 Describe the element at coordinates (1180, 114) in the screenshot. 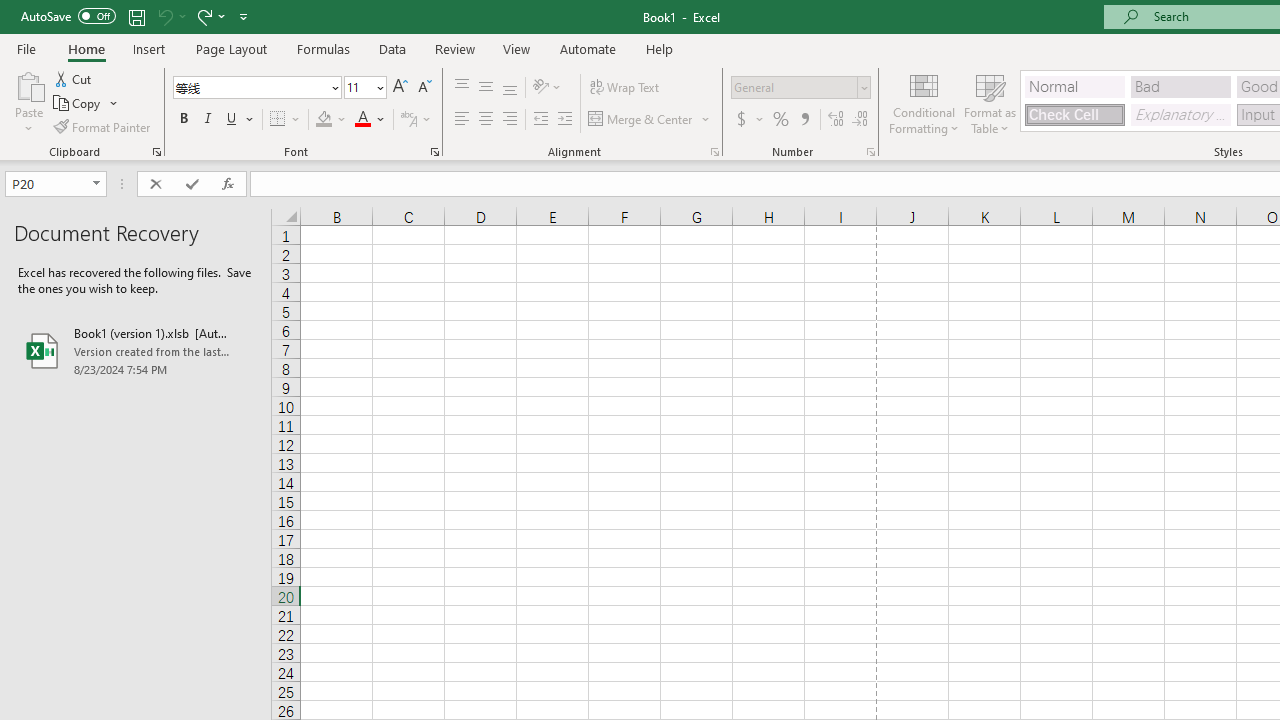

I see `'Explanatory Text'` at that location.